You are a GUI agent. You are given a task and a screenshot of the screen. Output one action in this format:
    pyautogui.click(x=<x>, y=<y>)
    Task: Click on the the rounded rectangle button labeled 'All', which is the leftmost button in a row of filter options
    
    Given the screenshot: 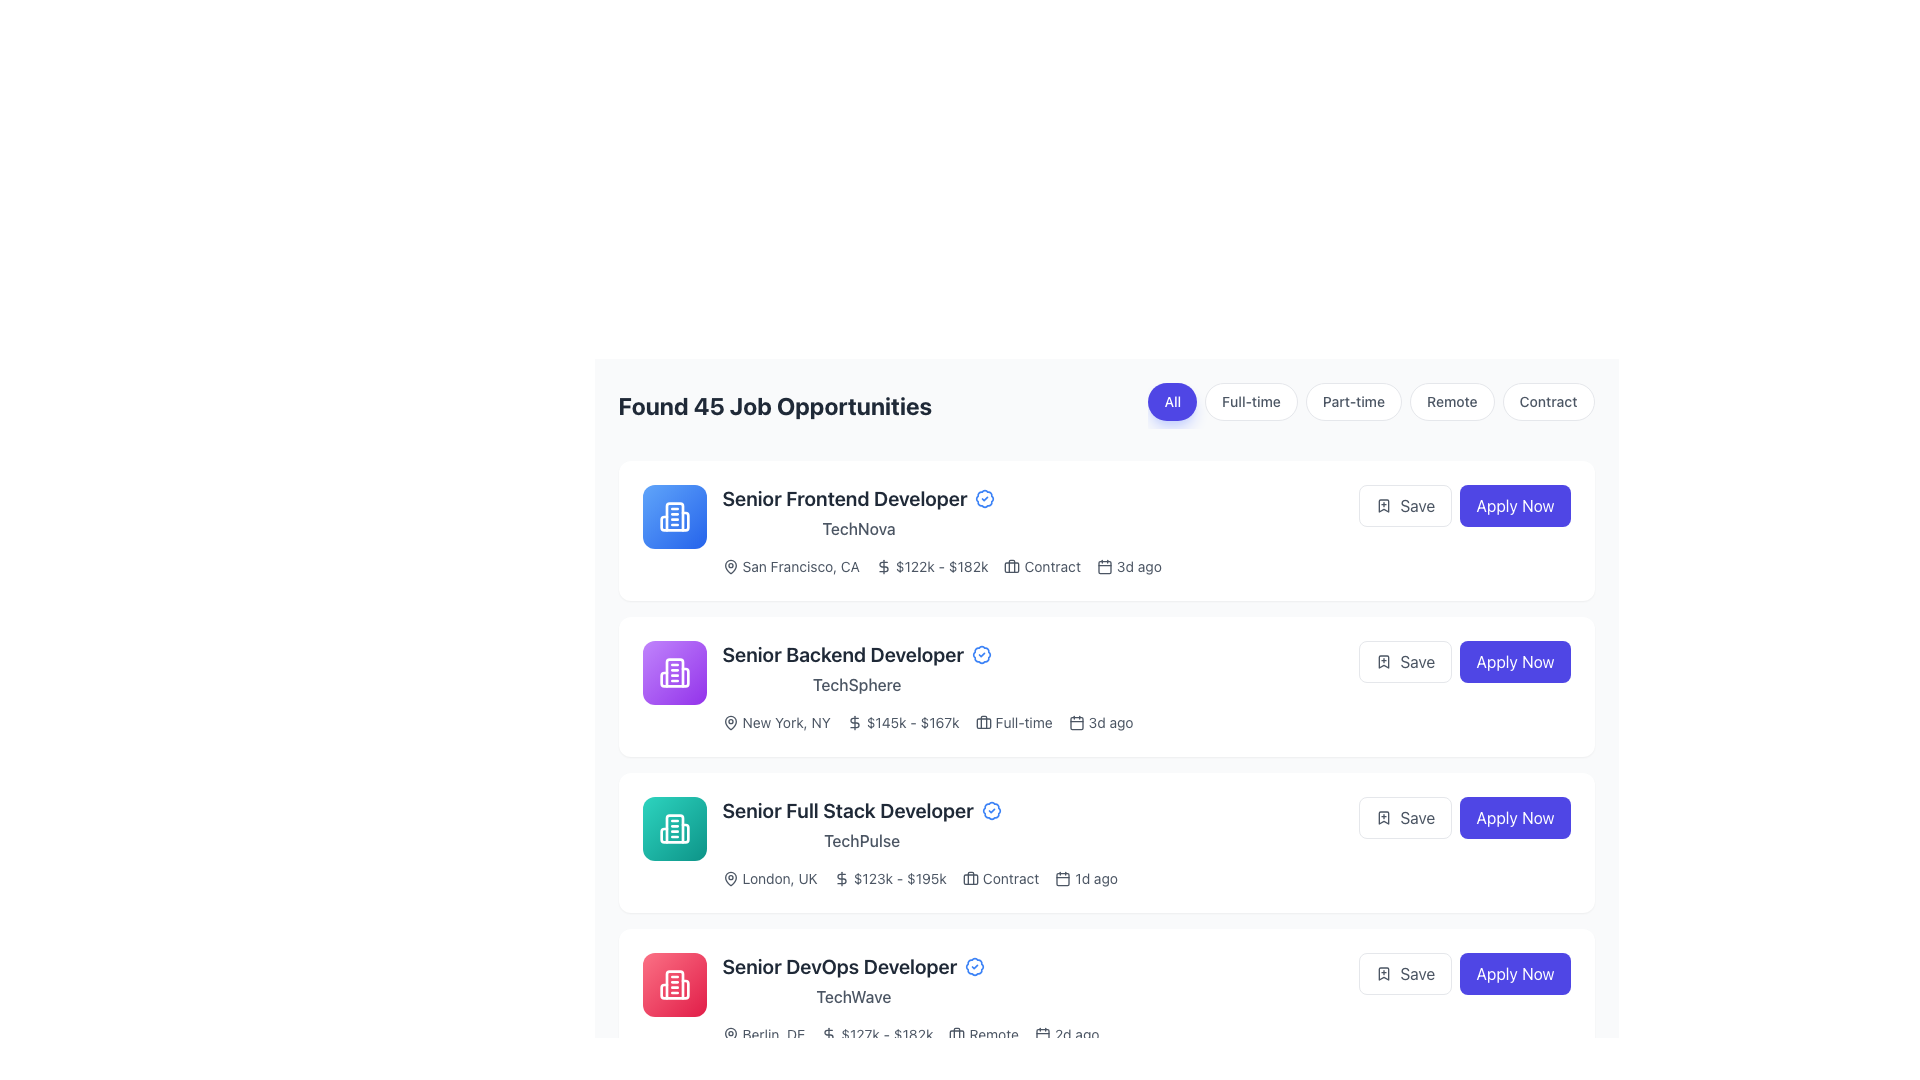 What is the action you would take?
    pyautogui.click(x=1172, y=401)
    